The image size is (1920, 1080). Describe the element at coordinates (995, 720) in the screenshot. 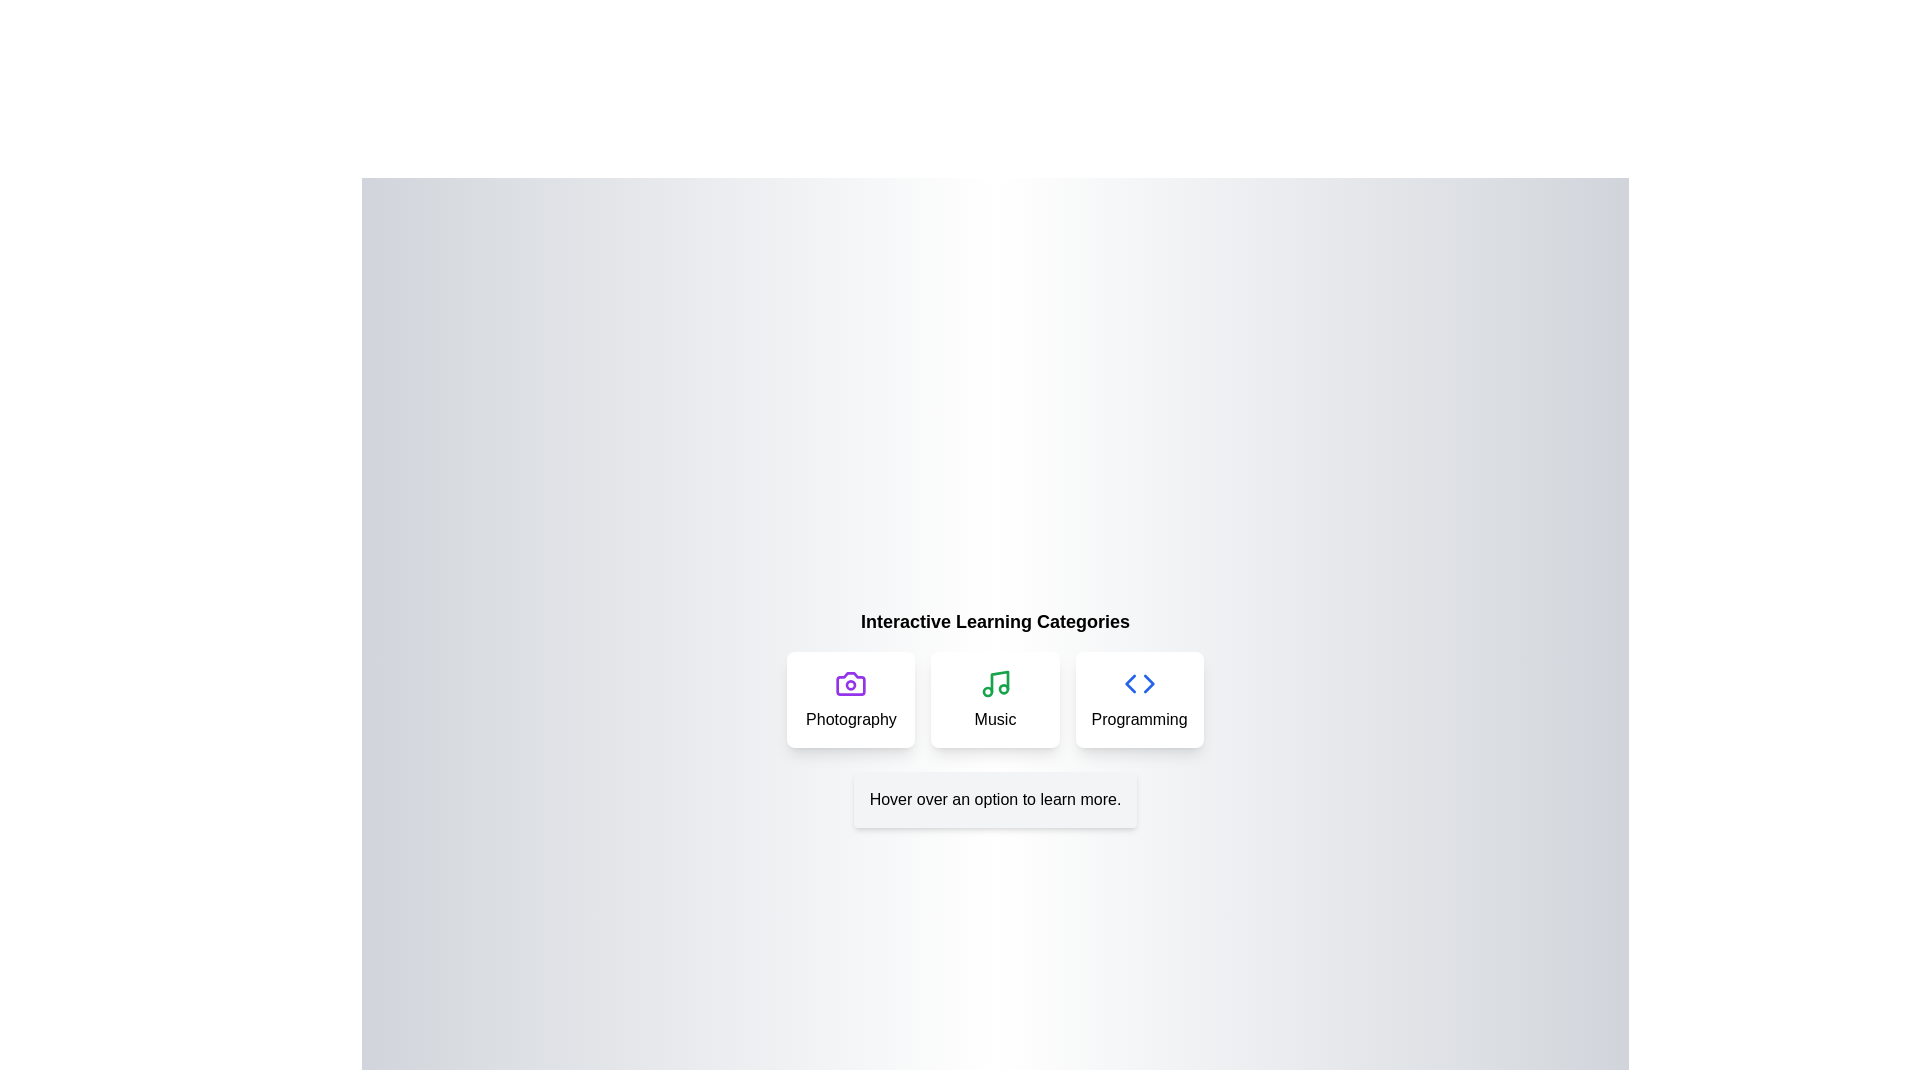

I see `the text label that provides a descriptor for the card located below the musical note icon, positioned as the second card in a row of three` at that location.